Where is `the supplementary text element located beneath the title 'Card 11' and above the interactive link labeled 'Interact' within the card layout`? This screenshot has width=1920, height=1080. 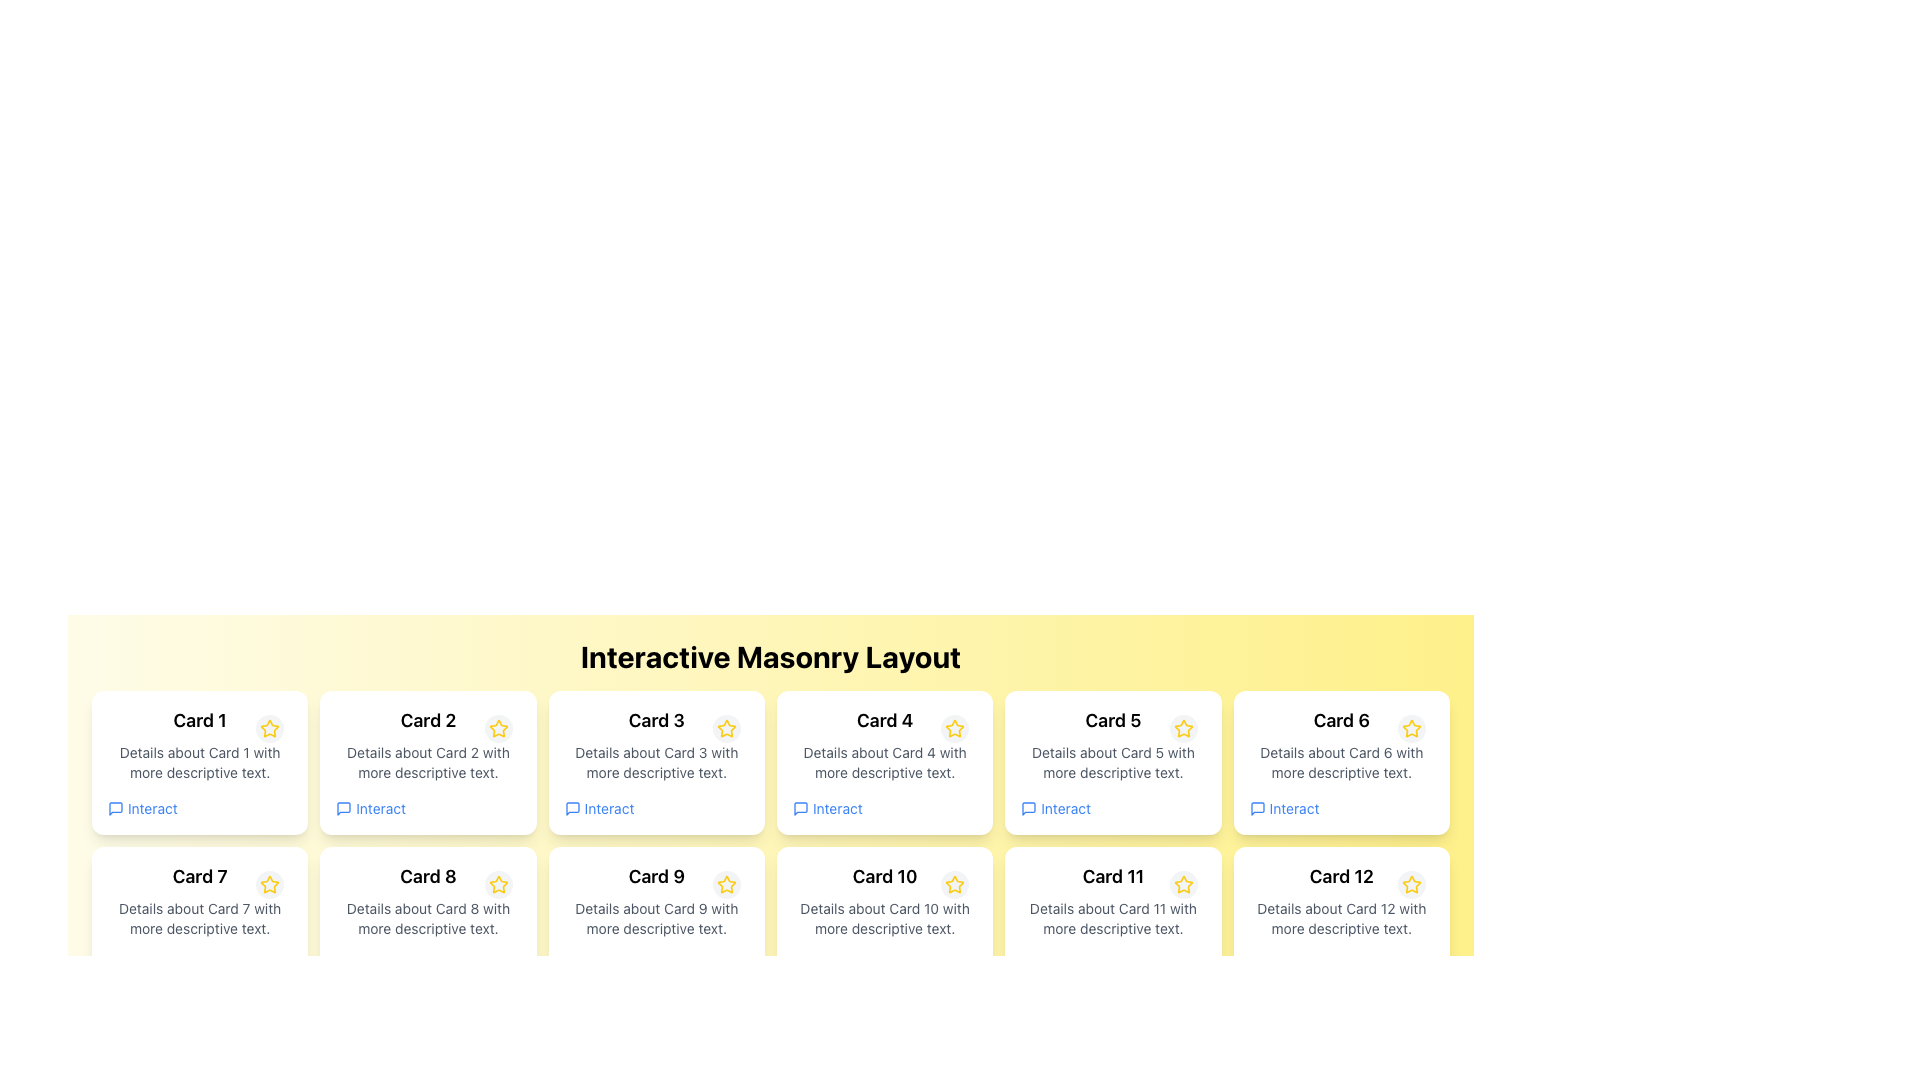 the supplementary text element located beneath the title 'Card 11' and above the interactive link labeled 'Interact' within the card layout is located at coordinates (1112, 918).